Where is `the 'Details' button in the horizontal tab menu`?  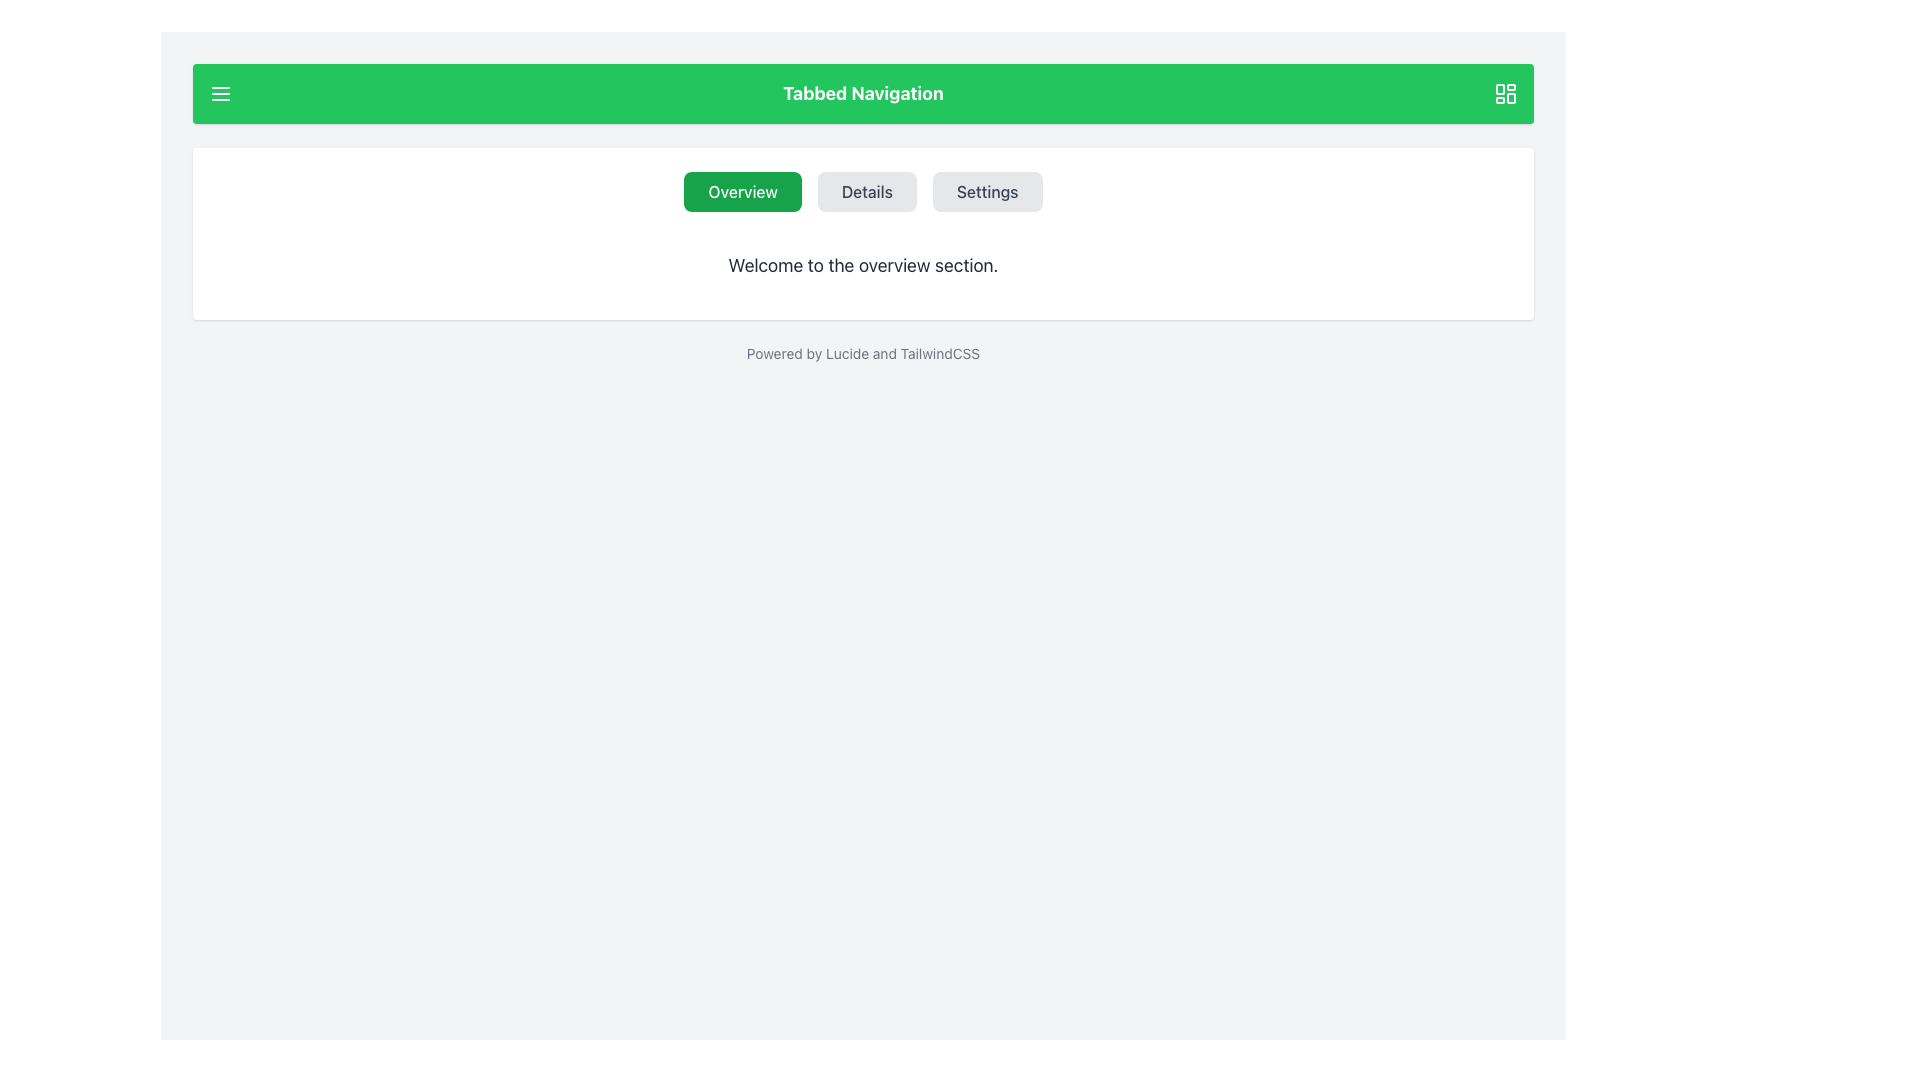
the 'Details' button in the horizontal tab menu is located at coordinates (867, 192).